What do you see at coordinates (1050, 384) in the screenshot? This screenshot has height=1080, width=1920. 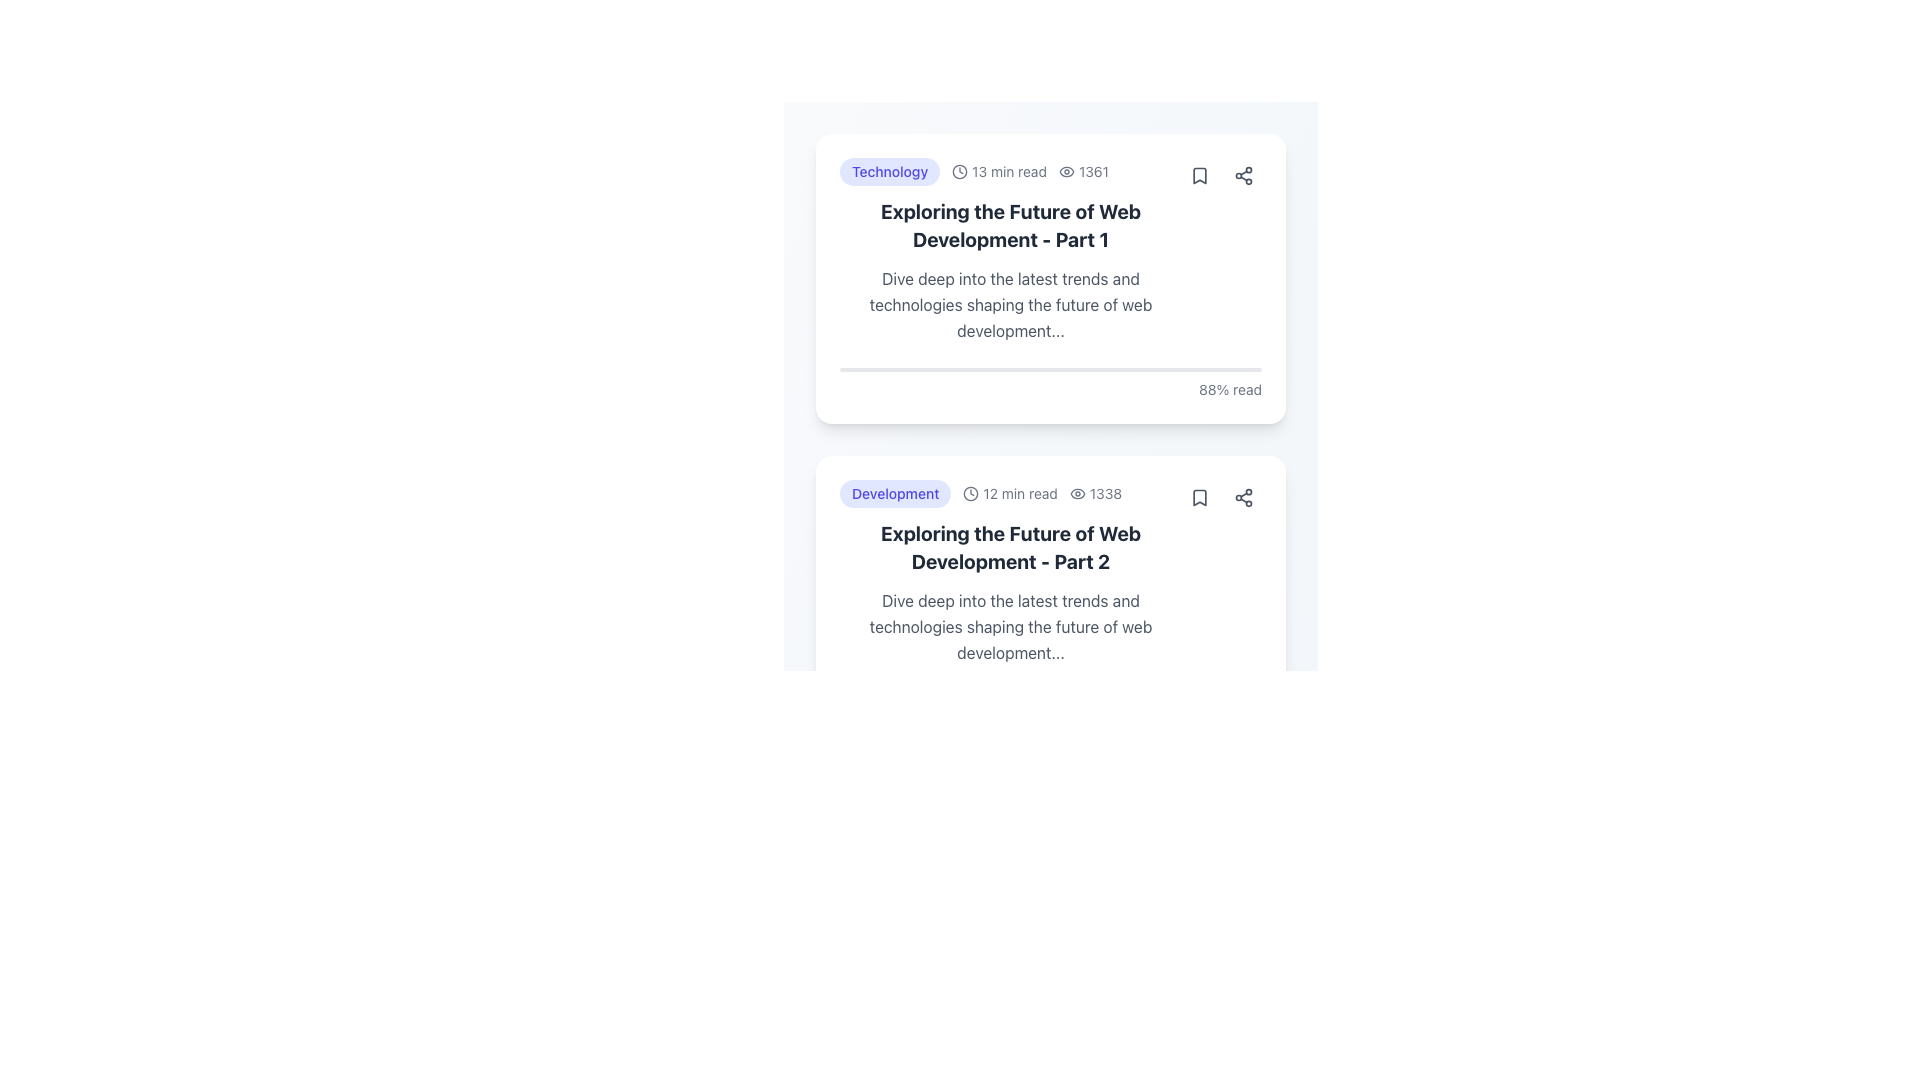 I see `the Progress indicator located at the bottom section of the article card, which shows the percentage of content read` at bounding box center [1050, 384].